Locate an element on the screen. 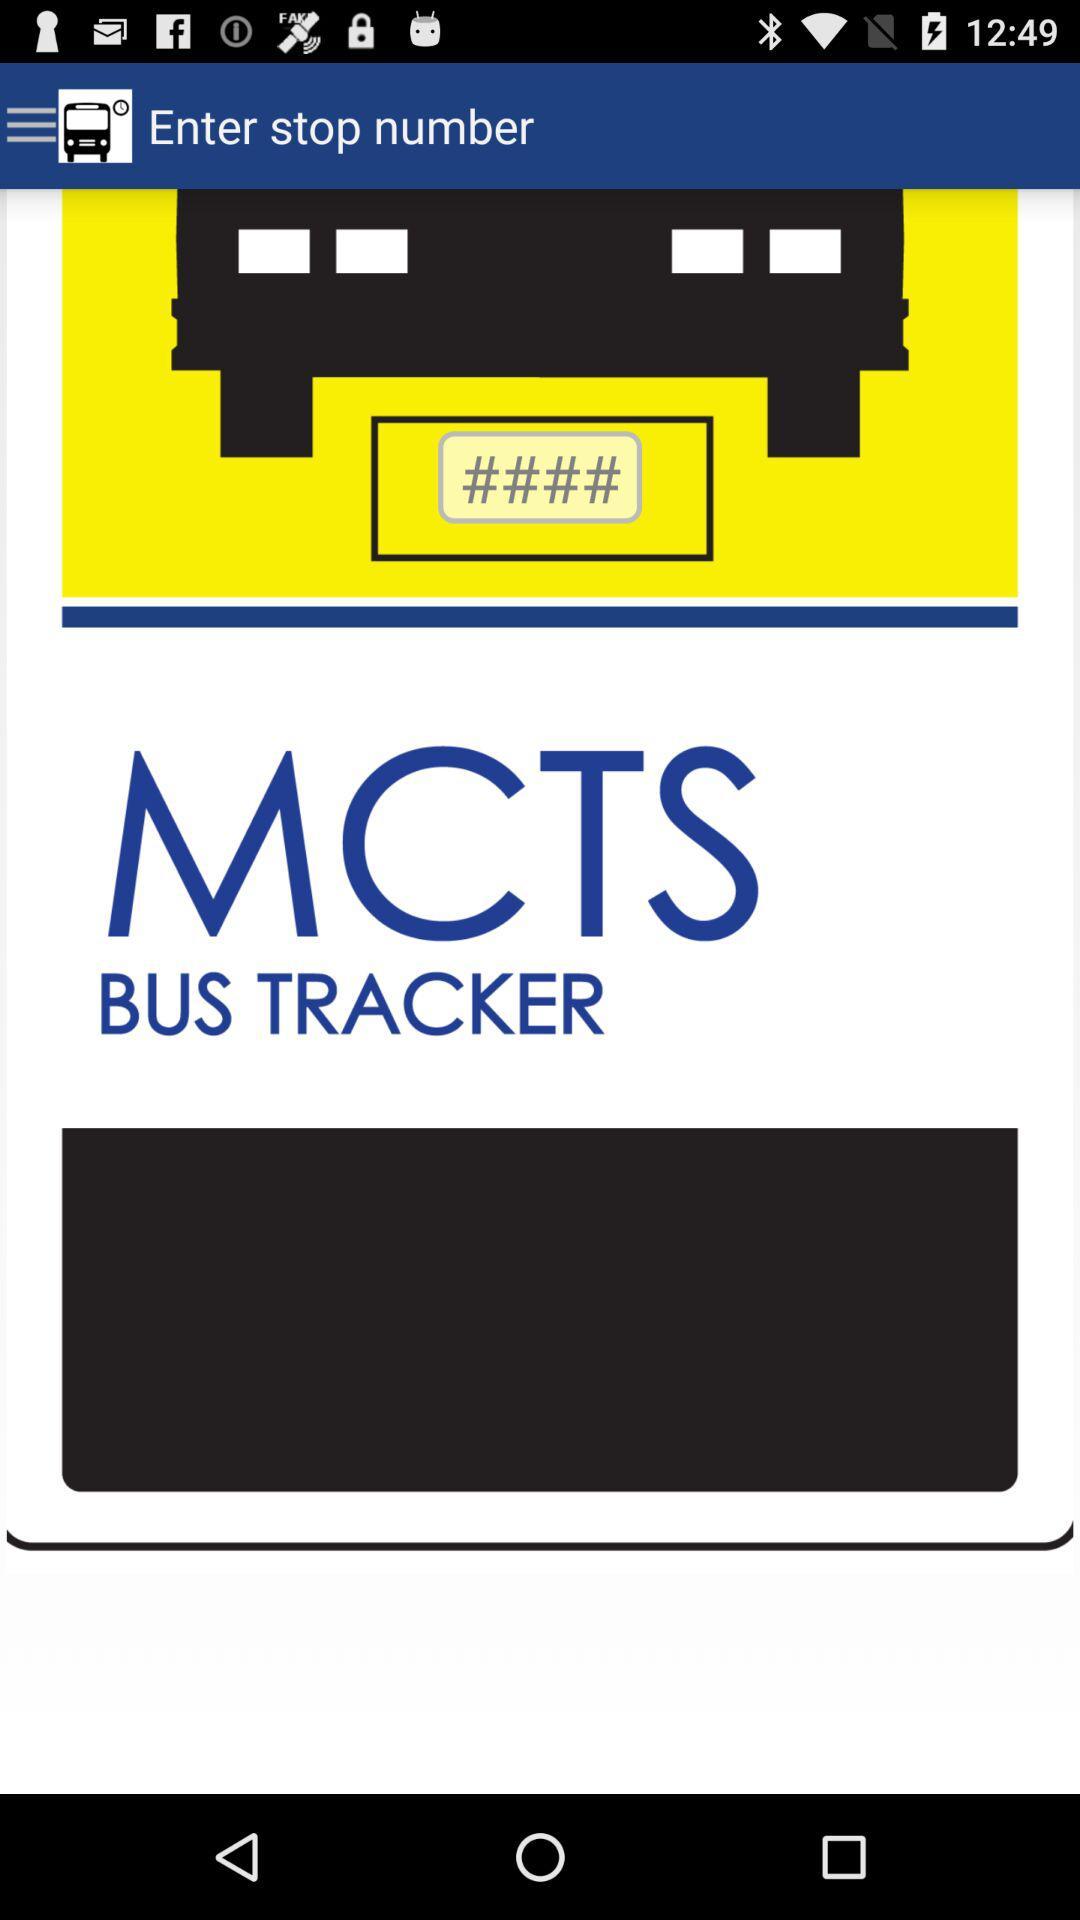 The image size is (1080, 1920). stop number entry field is located at coordinates (540, 476).